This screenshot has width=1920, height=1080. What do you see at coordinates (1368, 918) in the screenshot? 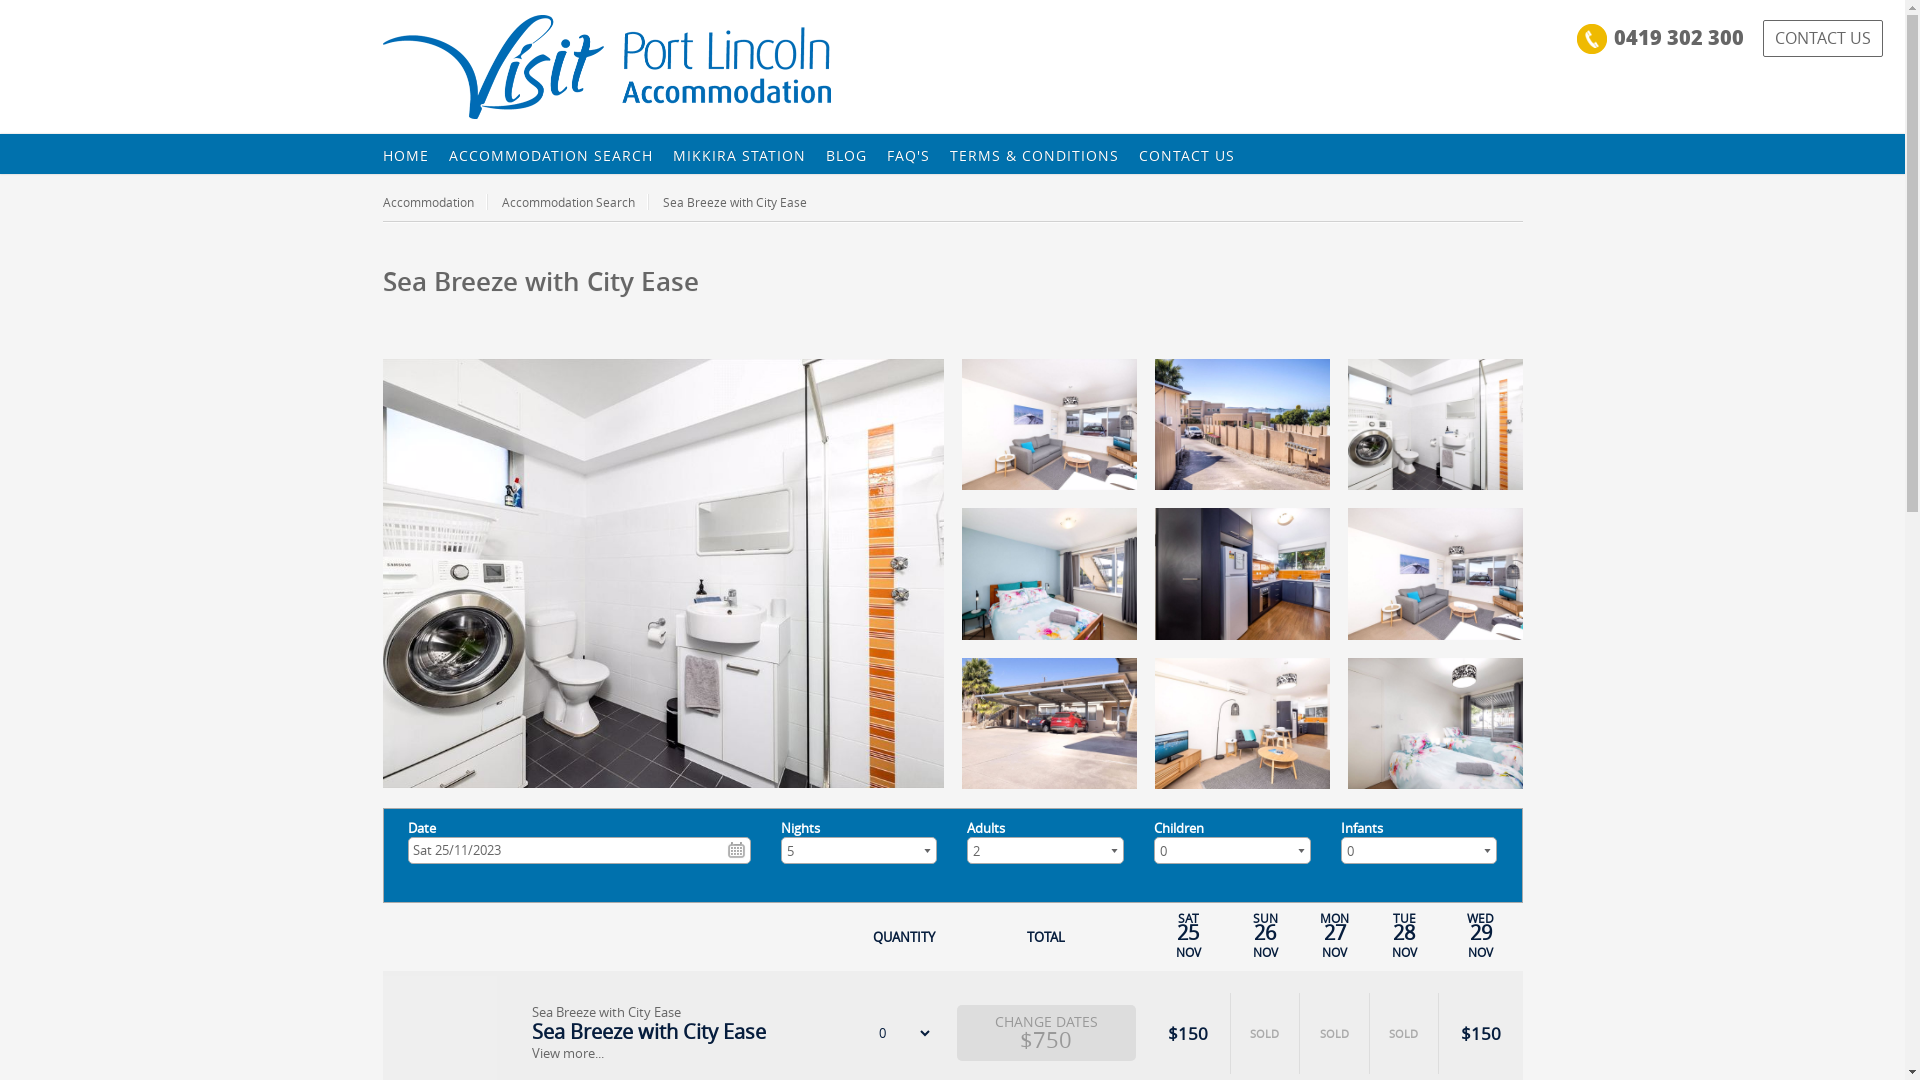
I see `'TUE'` at bounding box center [1368, 918].